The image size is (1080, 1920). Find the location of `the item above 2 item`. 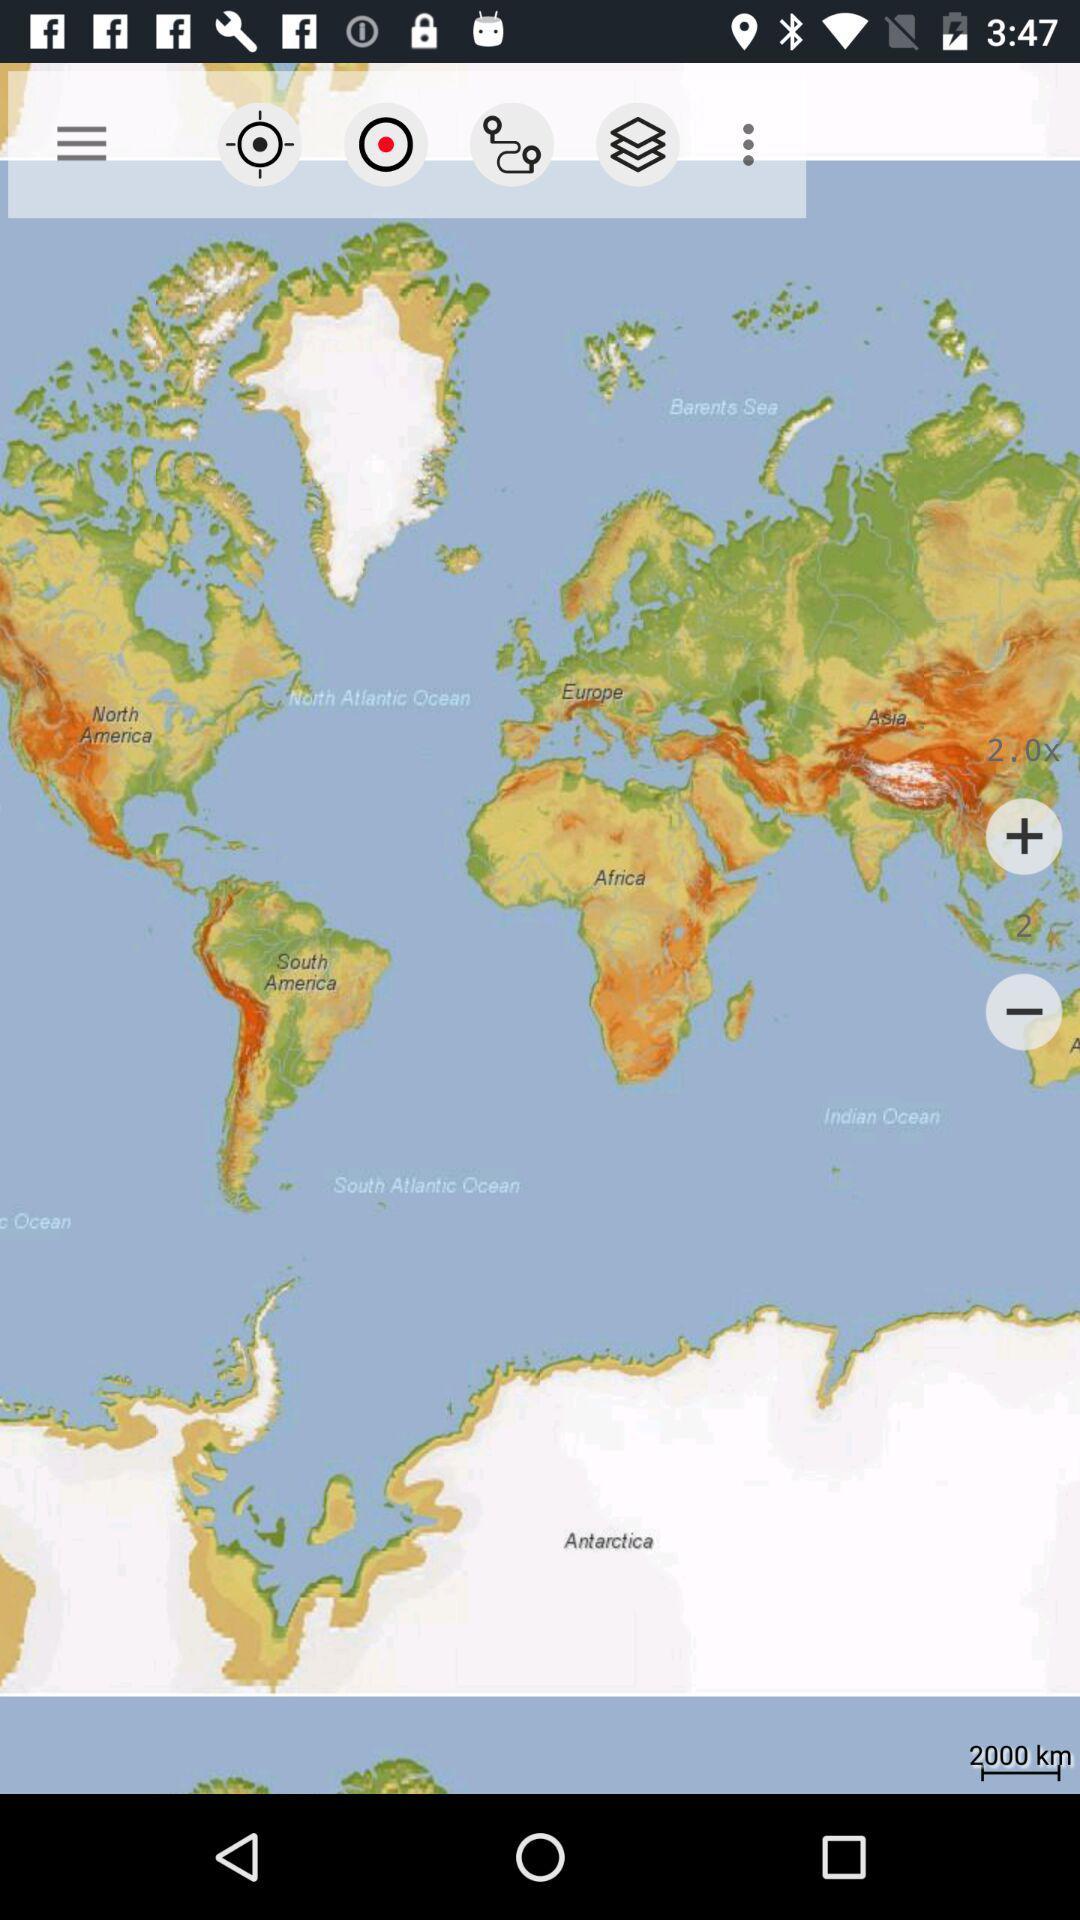

the item above 2 item is located at coordinates (1024, 836).